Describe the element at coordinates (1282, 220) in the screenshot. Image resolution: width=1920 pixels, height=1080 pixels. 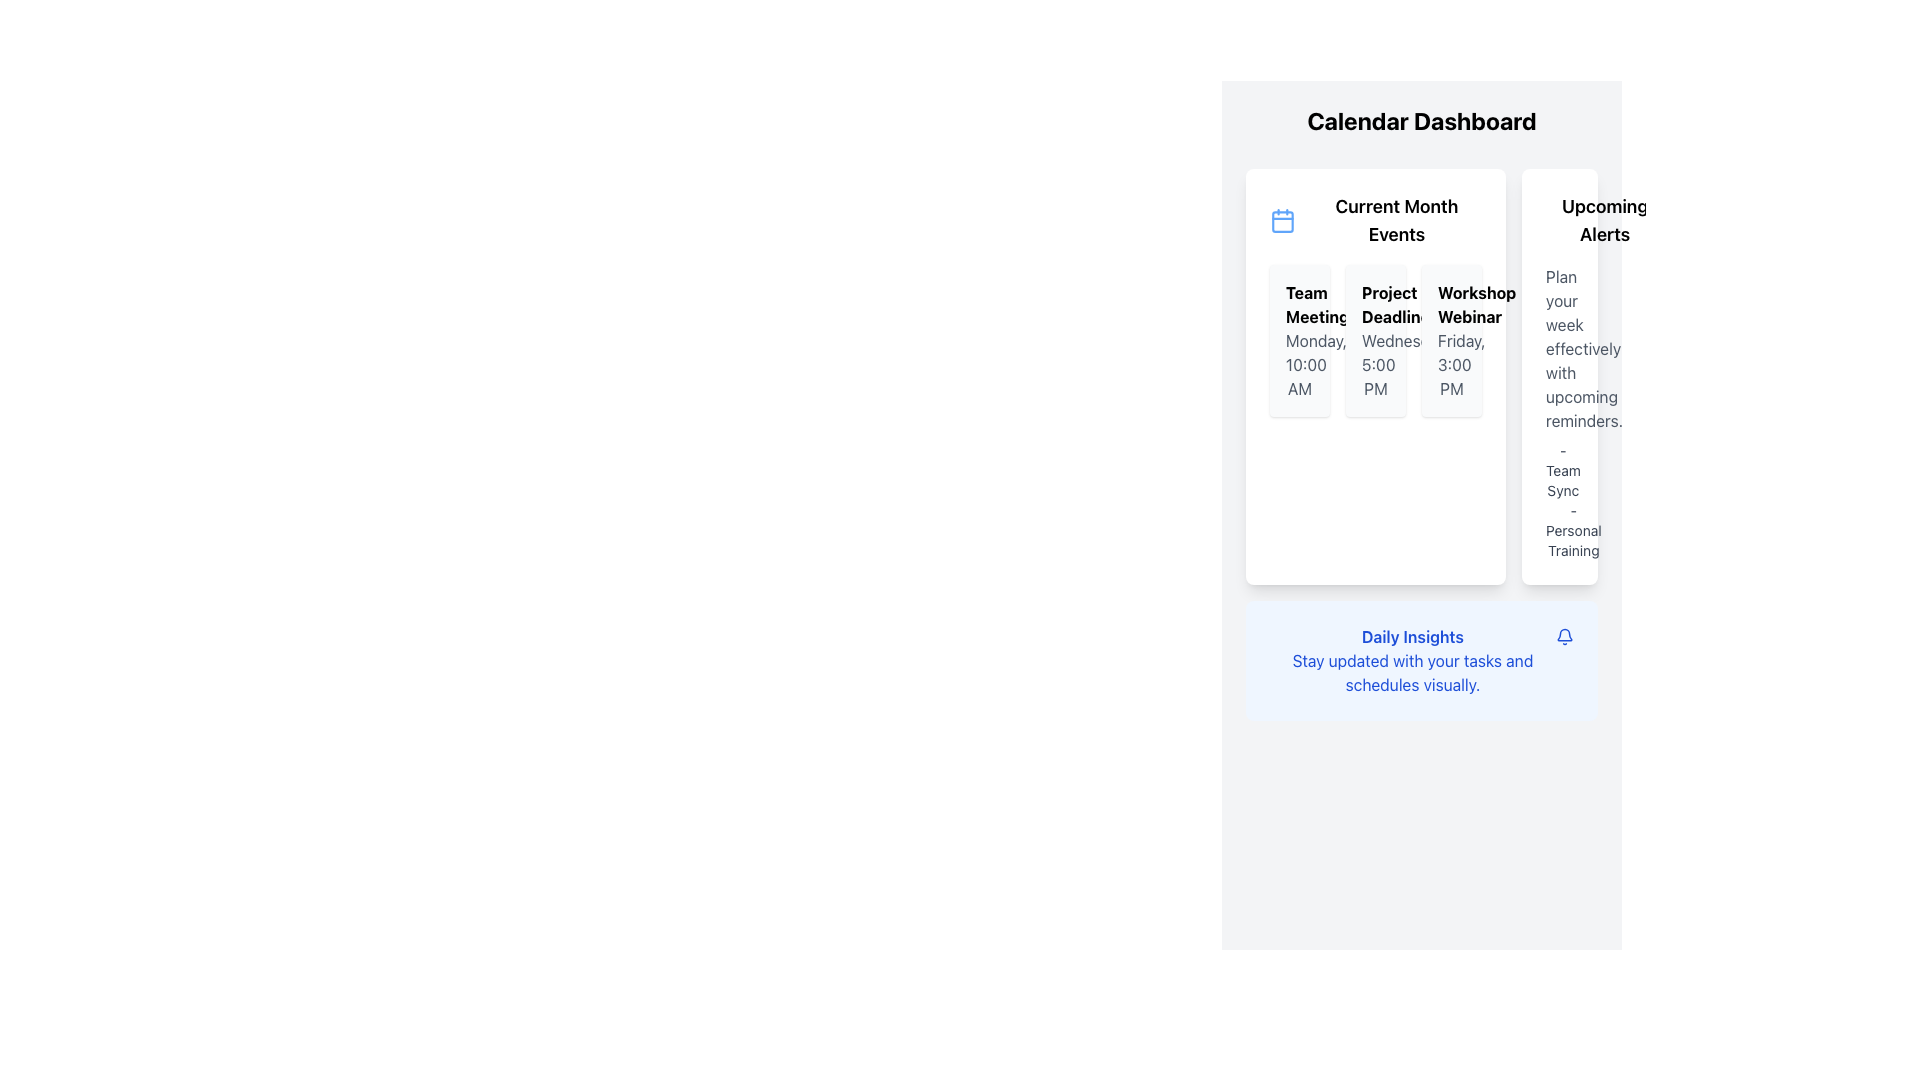
I see `the calendar icon that represents the 'Current Month Events' section, located at the top-left corner adjacent to its title` at that location.